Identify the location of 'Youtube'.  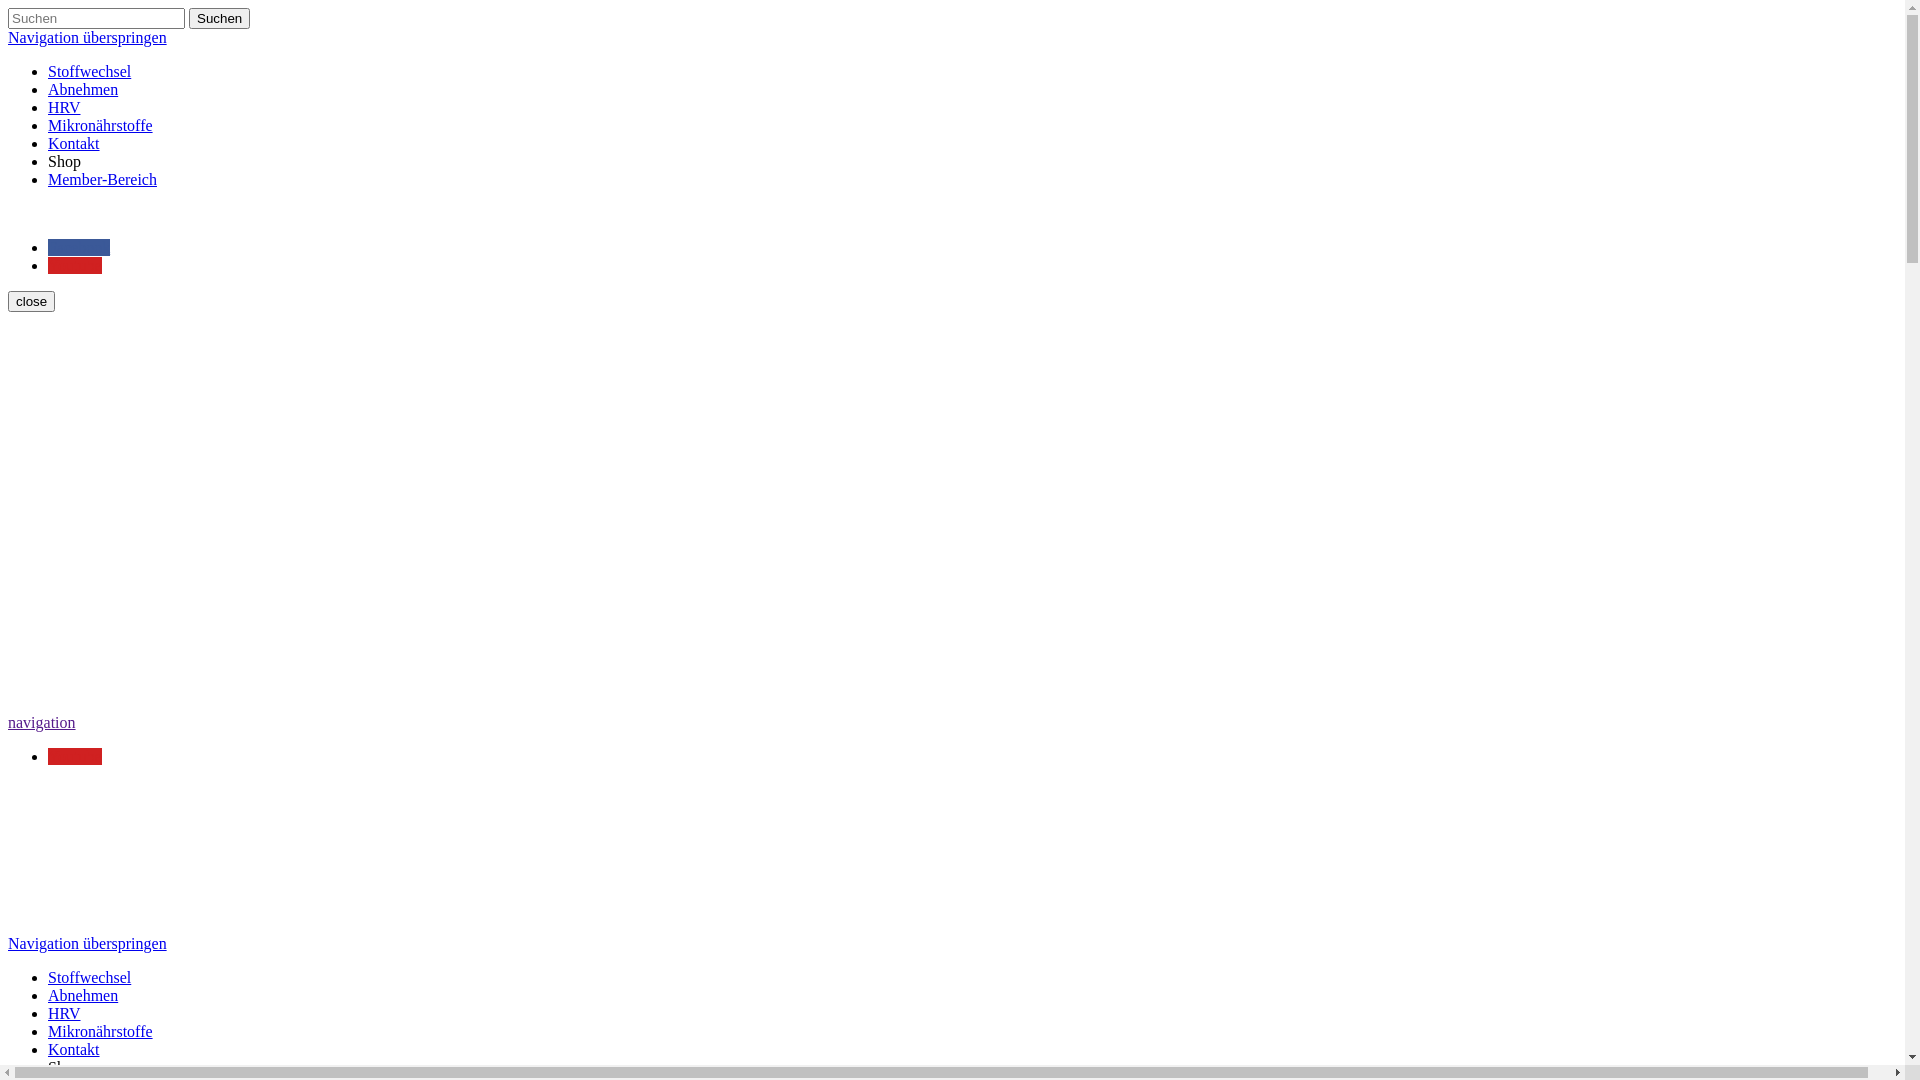
(75, 756).